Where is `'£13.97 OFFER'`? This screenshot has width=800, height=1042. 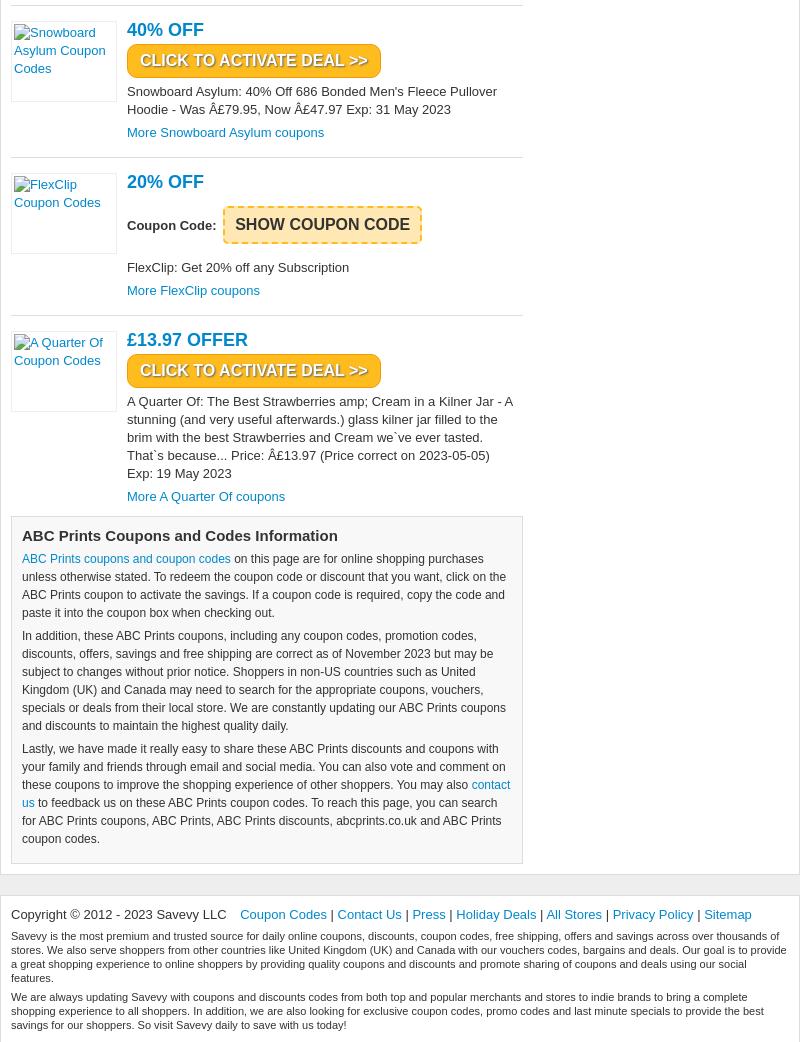
'£13.97 OFFER' is located at coordinates (186, 340).